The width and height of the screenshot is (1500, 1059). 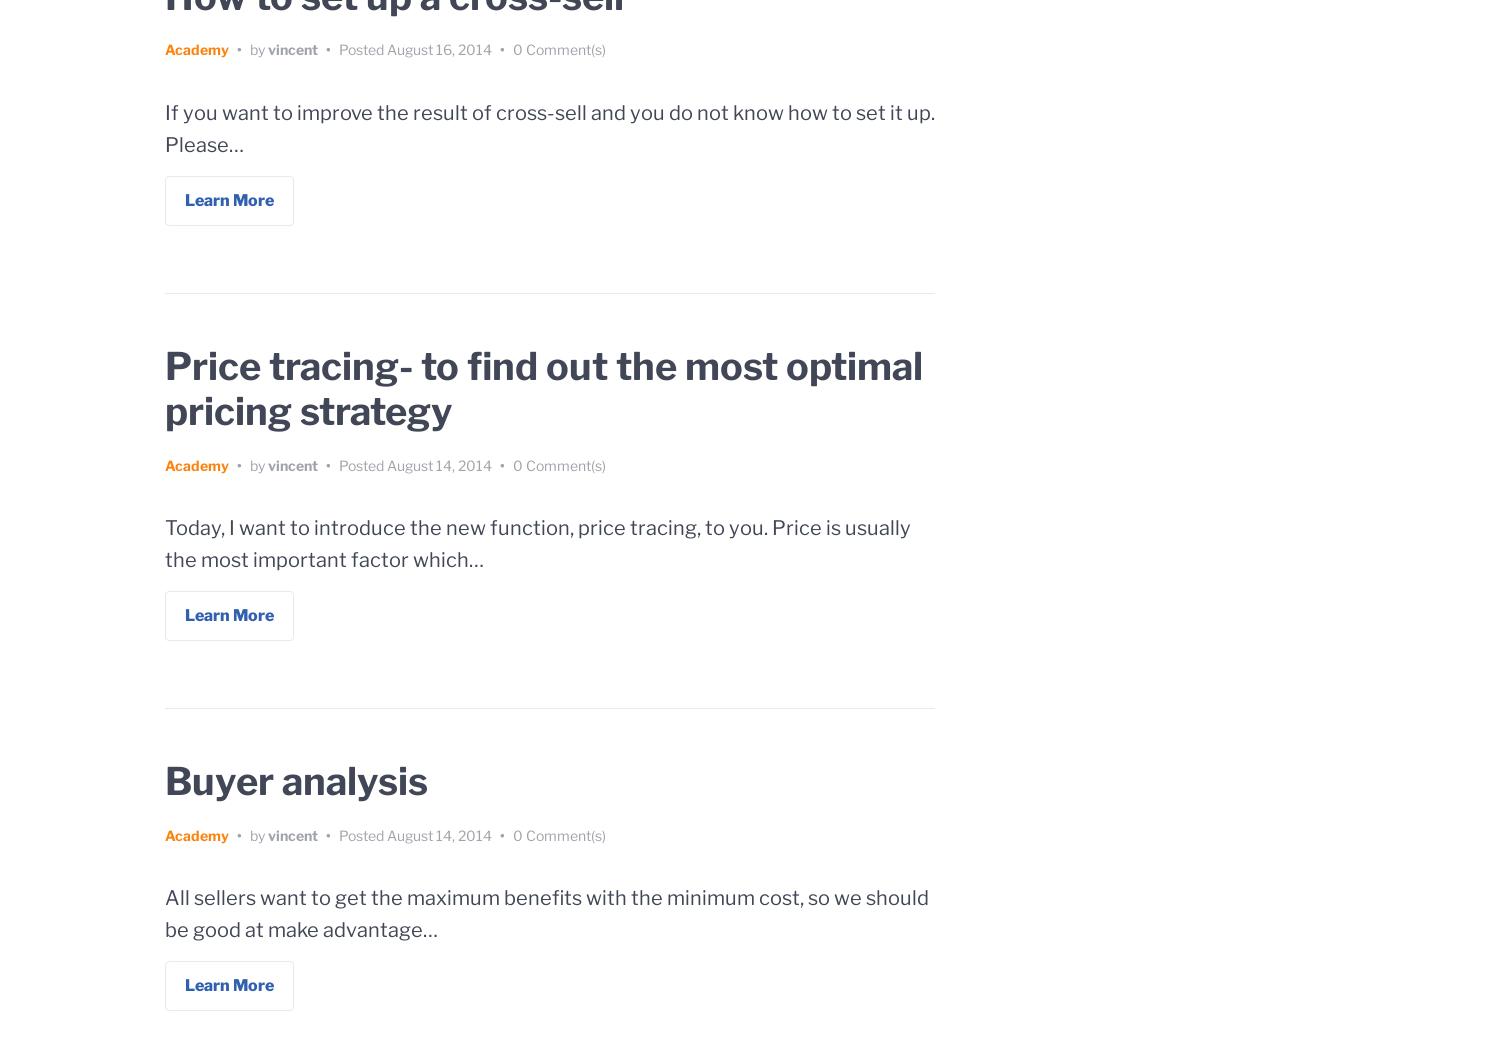 What do you see at coordinates (165, 387) in the screenshot?
I see `'Price tracing- to find out the most optimal pricing strategy'` at bounding box center [165, 387].